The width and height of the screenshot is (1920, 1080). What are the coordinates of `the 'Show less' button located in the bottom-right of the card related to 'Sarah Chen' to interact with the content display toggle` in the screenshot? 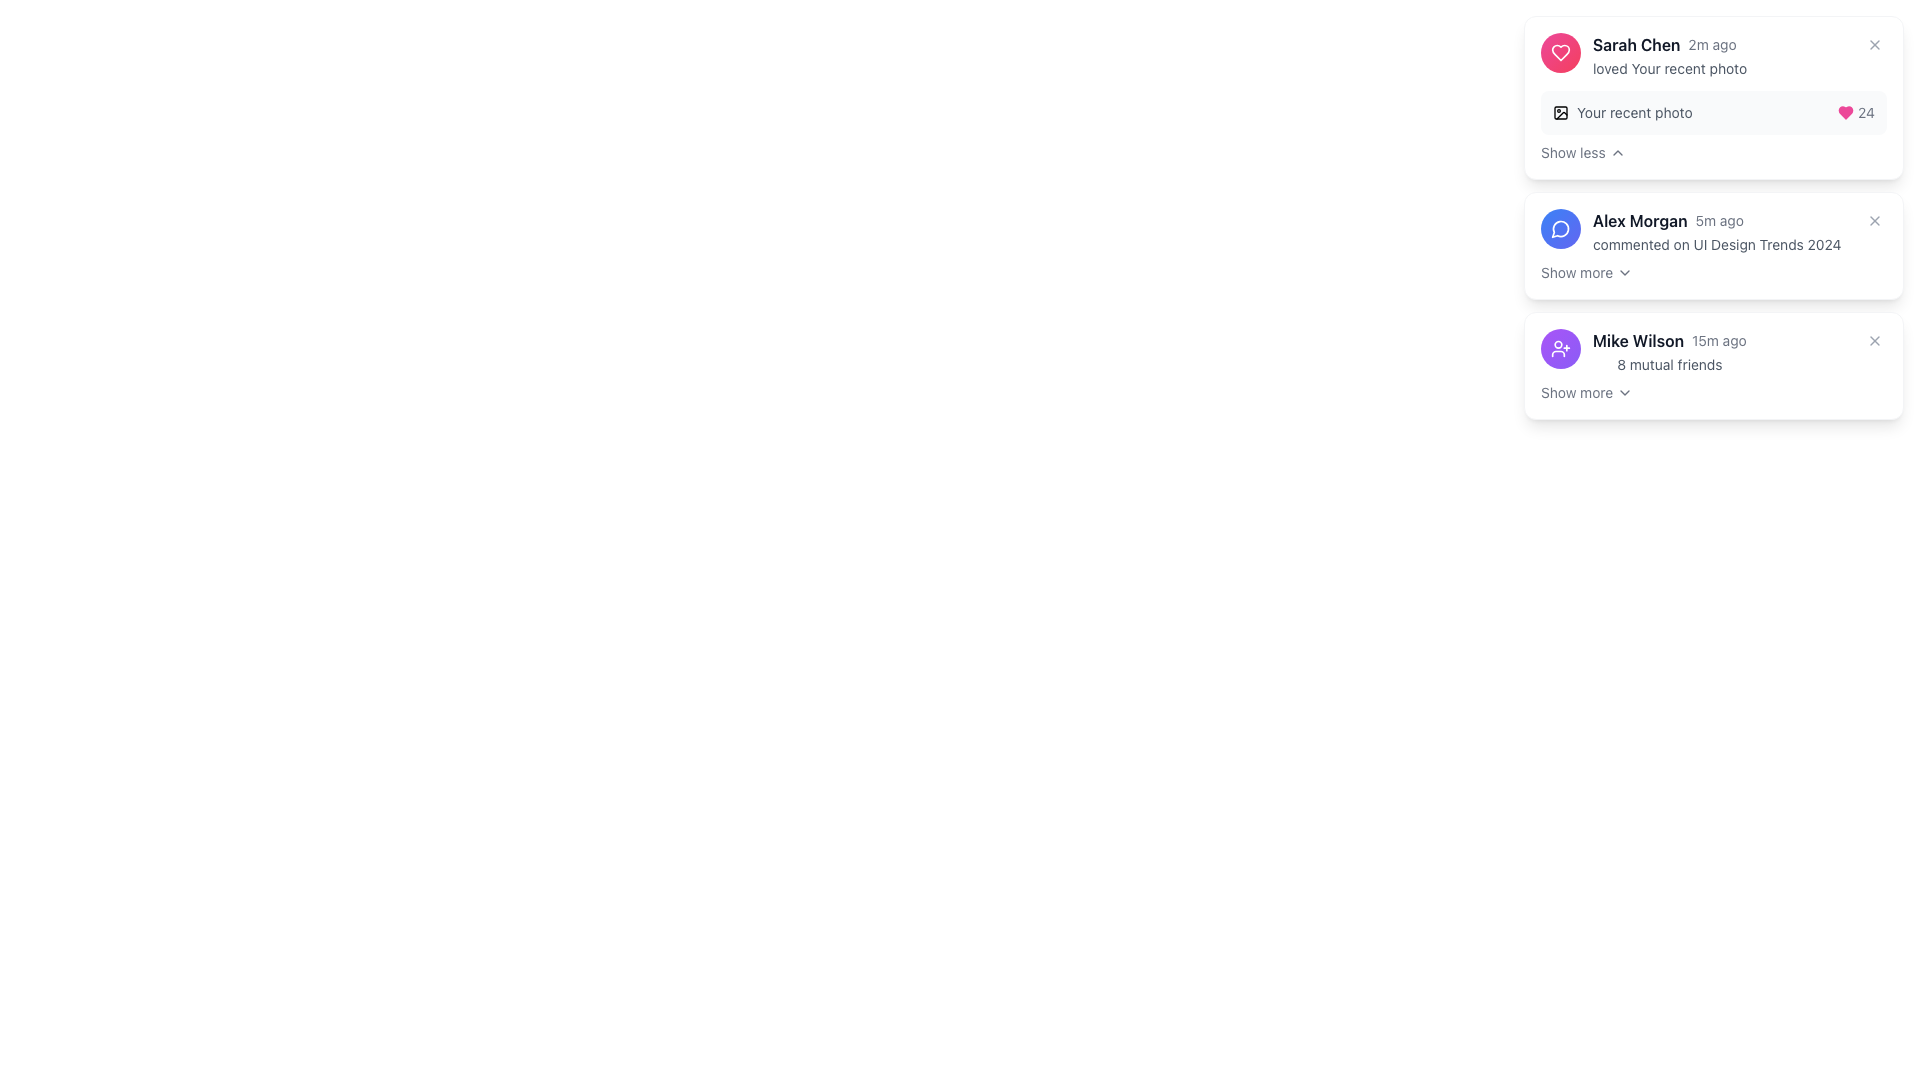 It's located at (1582, 152).